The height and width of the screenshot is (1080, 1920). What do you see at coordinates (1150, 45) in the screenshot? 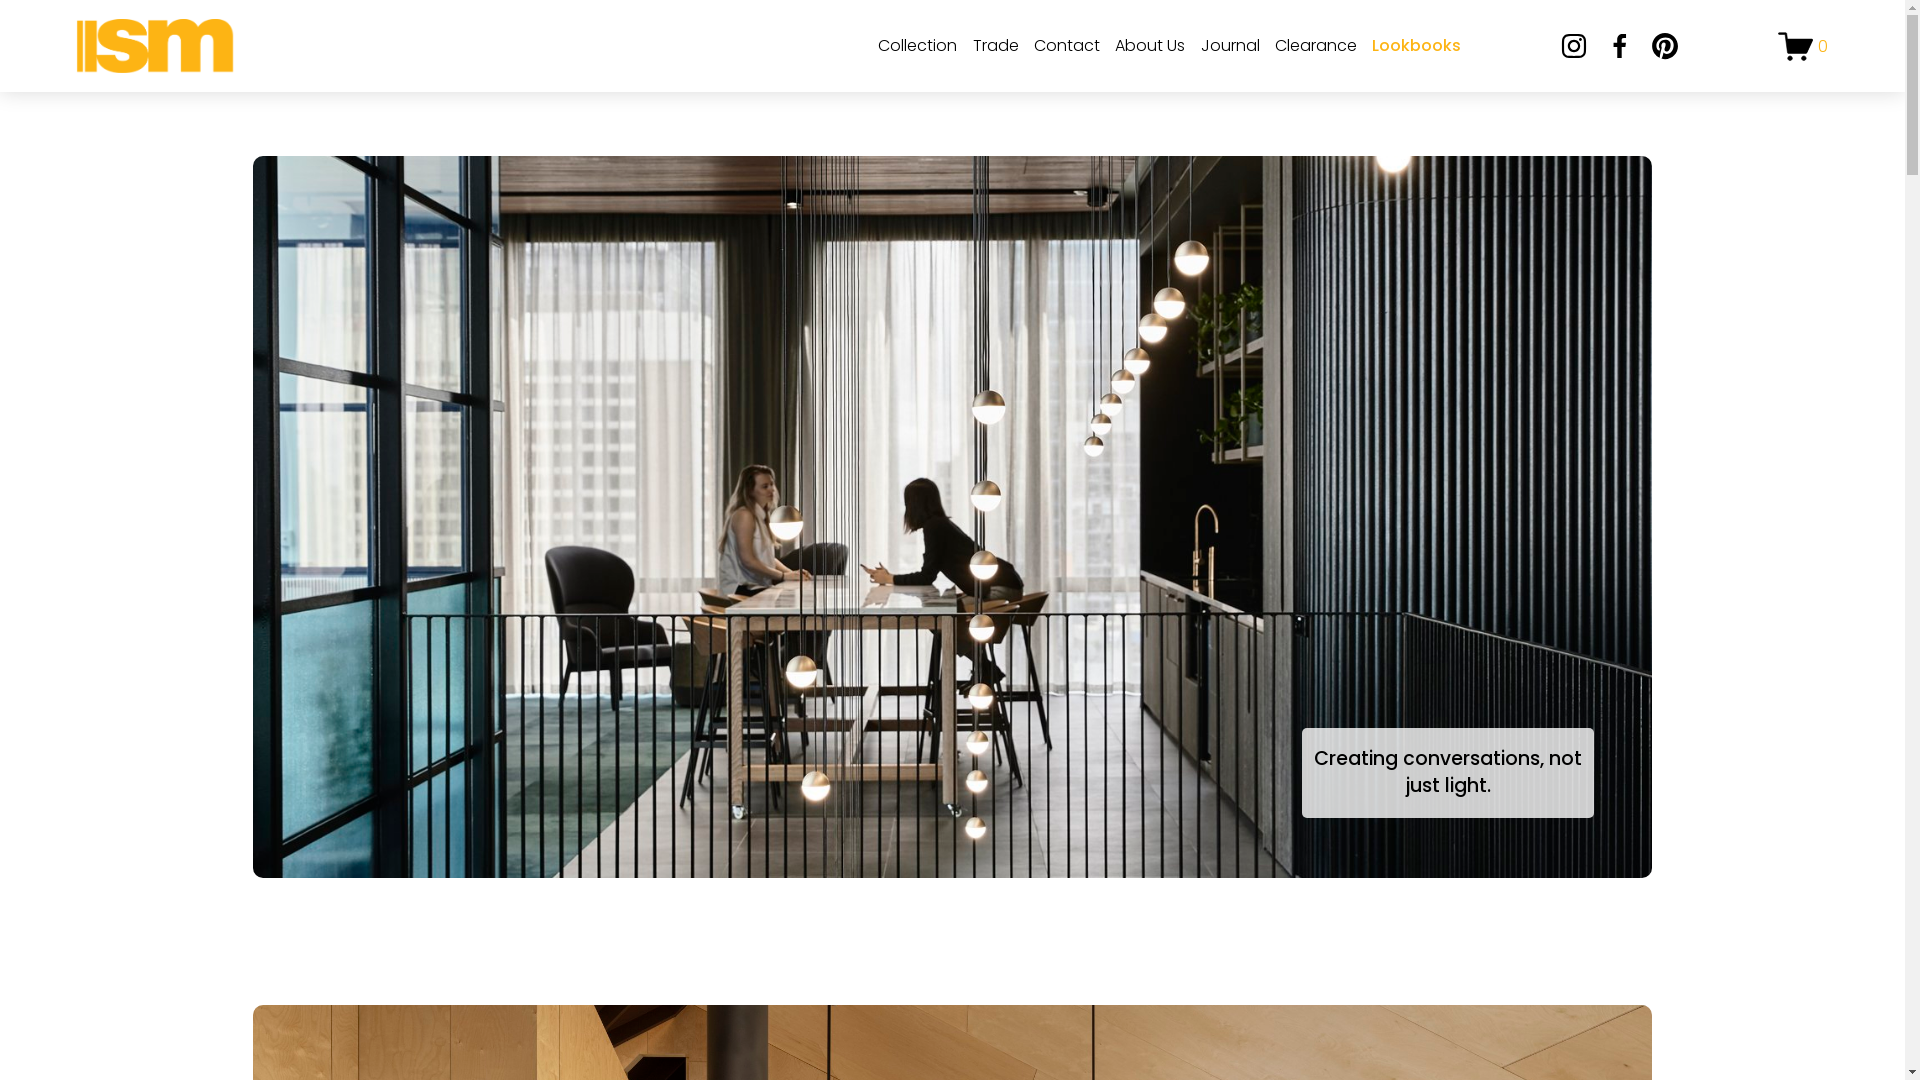
I see `'About Us'` at bounding box center [1150, 45].